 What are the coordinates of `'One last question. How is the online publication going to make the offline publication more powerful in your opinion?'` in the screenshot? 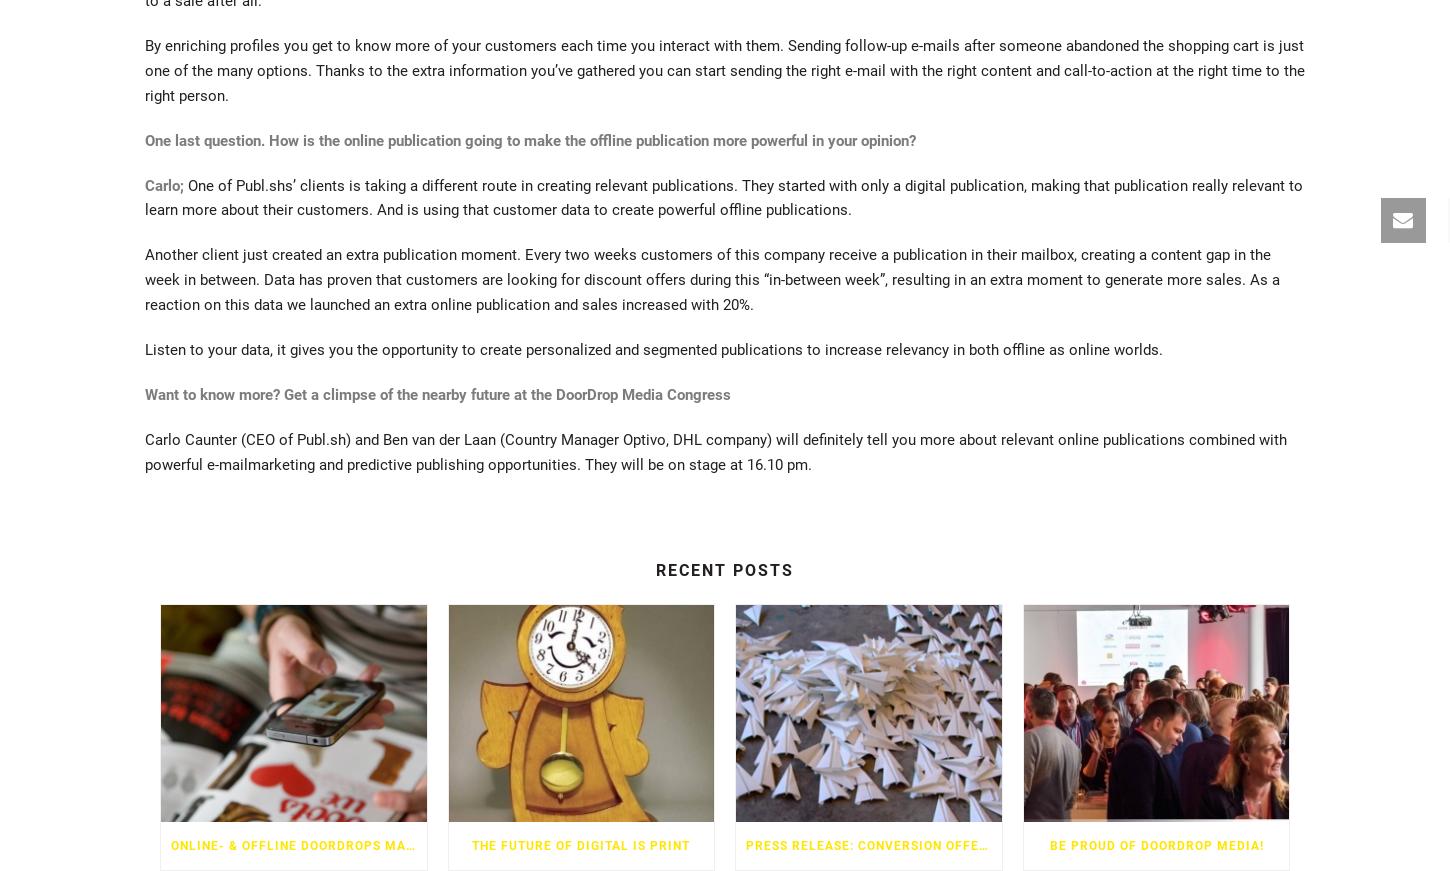 It's located at (530, 138).